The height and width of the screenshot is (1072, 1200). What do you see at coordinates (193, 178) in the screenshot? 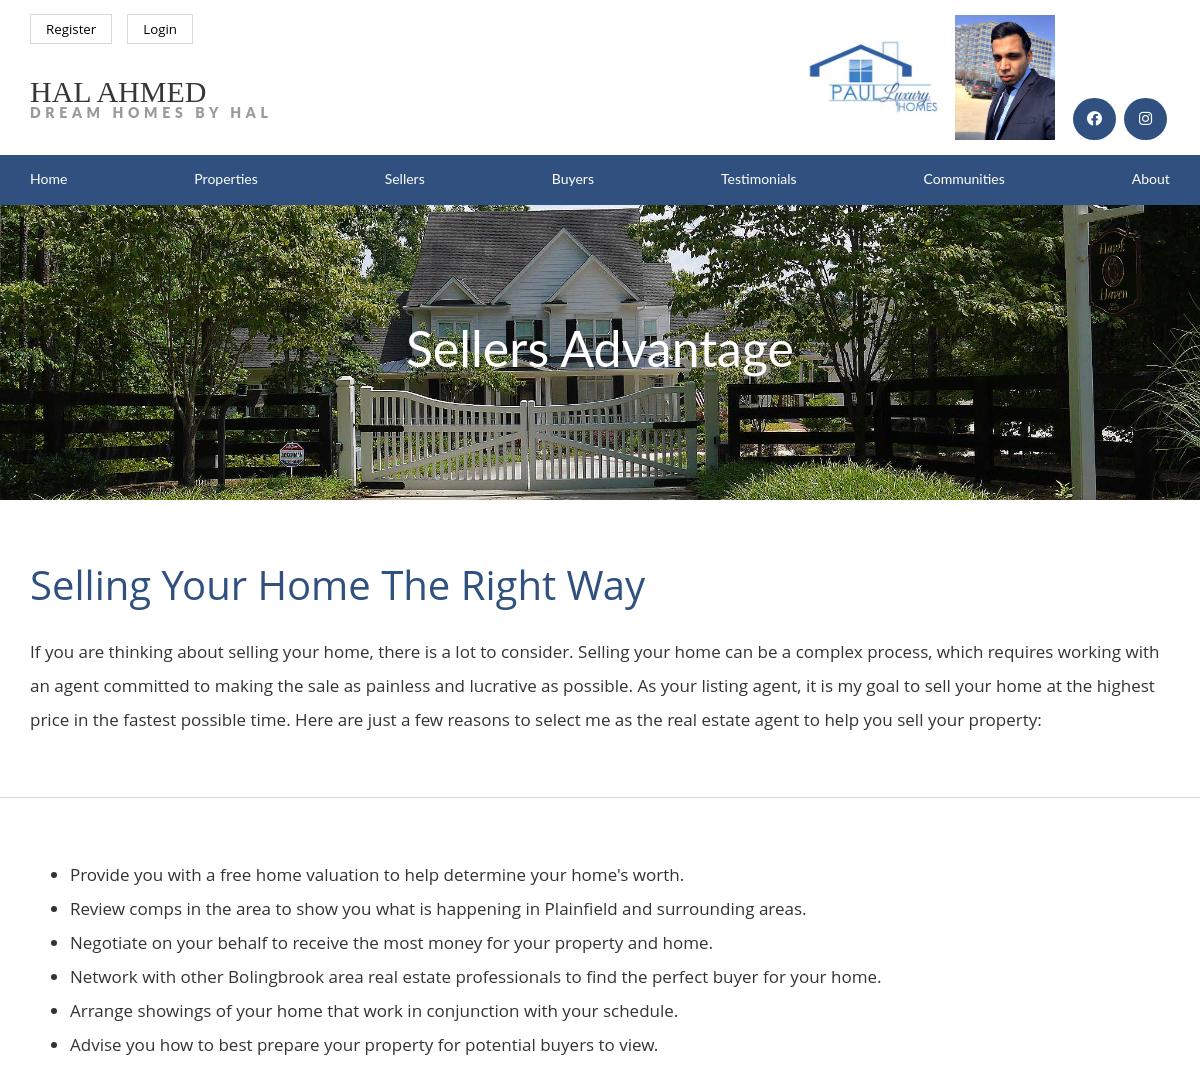
I see `'Properties'` at bounding box center [193, 178].